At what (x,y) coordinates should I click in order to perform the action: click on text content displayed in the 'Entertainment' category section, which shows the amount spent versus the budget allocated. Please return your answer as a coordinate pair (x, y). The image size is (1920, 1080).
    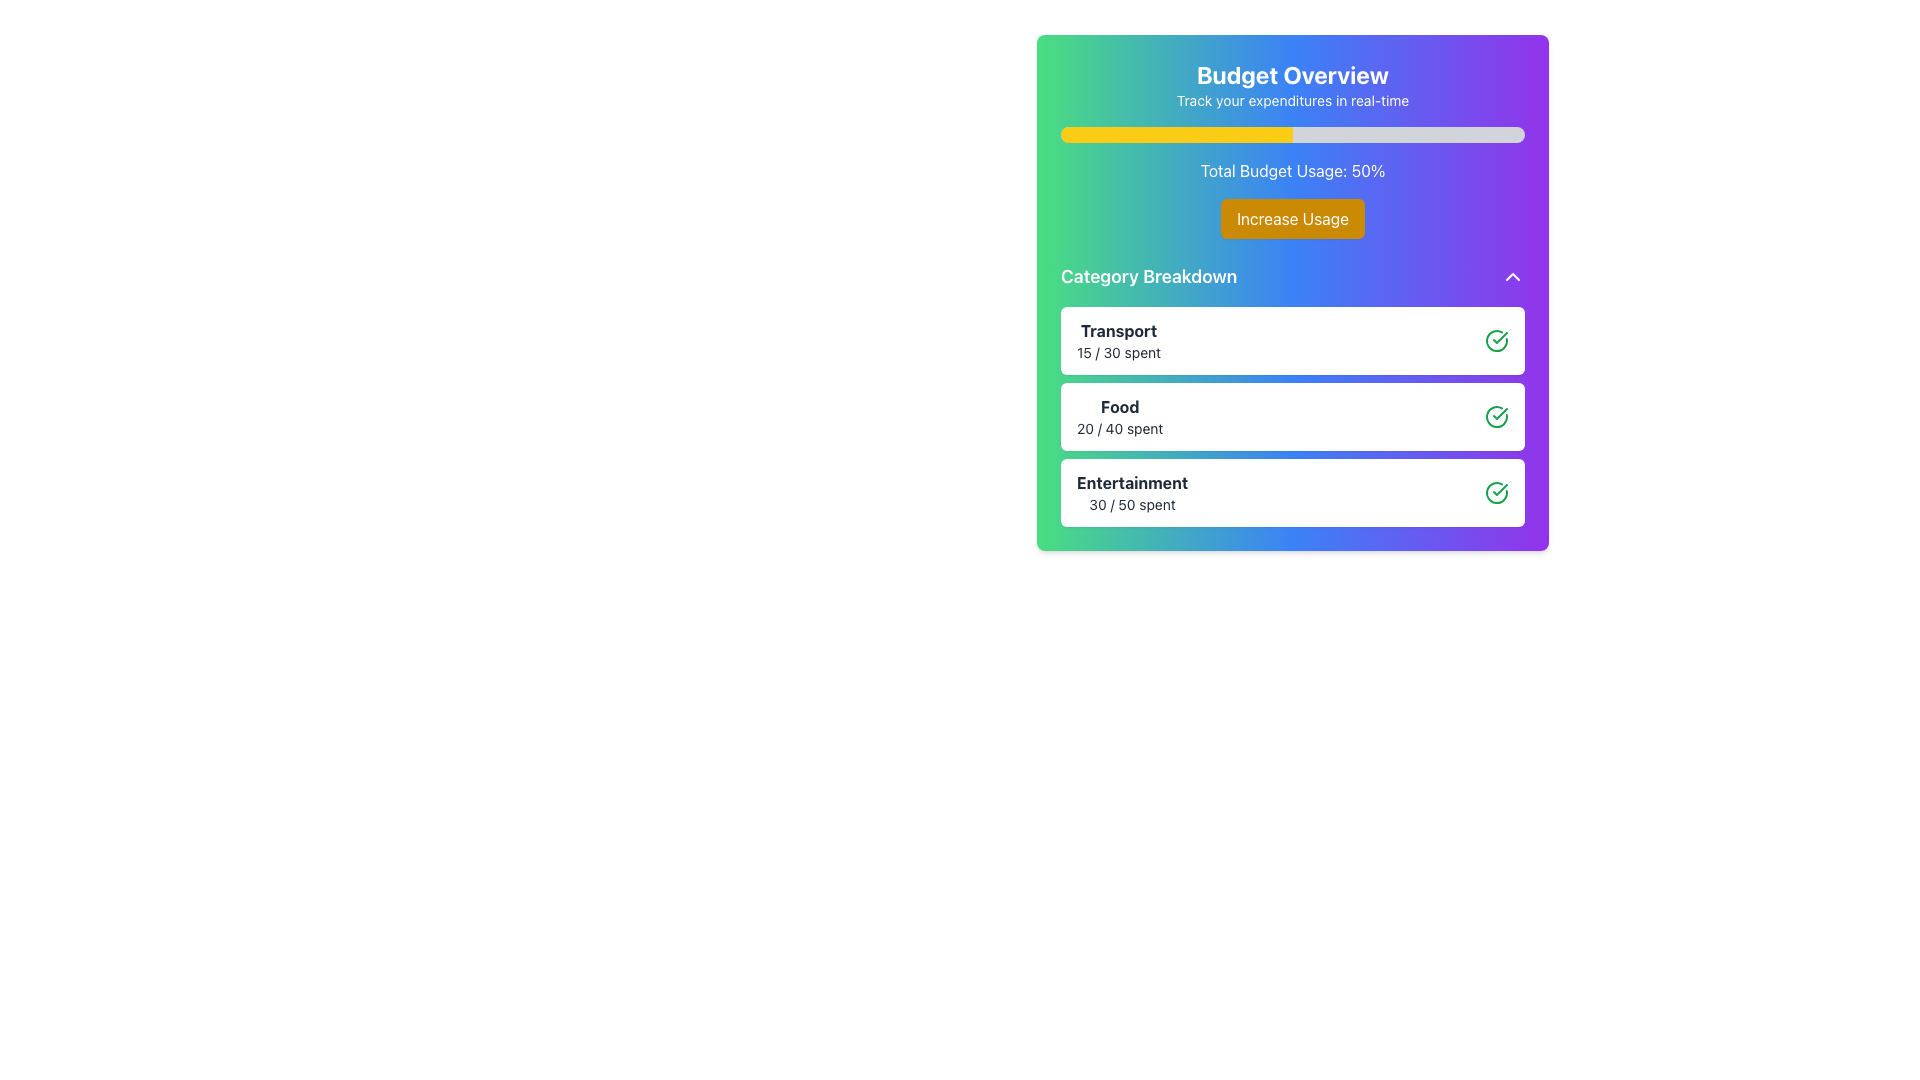
    Looking at the image, I should click on (1132, 493).